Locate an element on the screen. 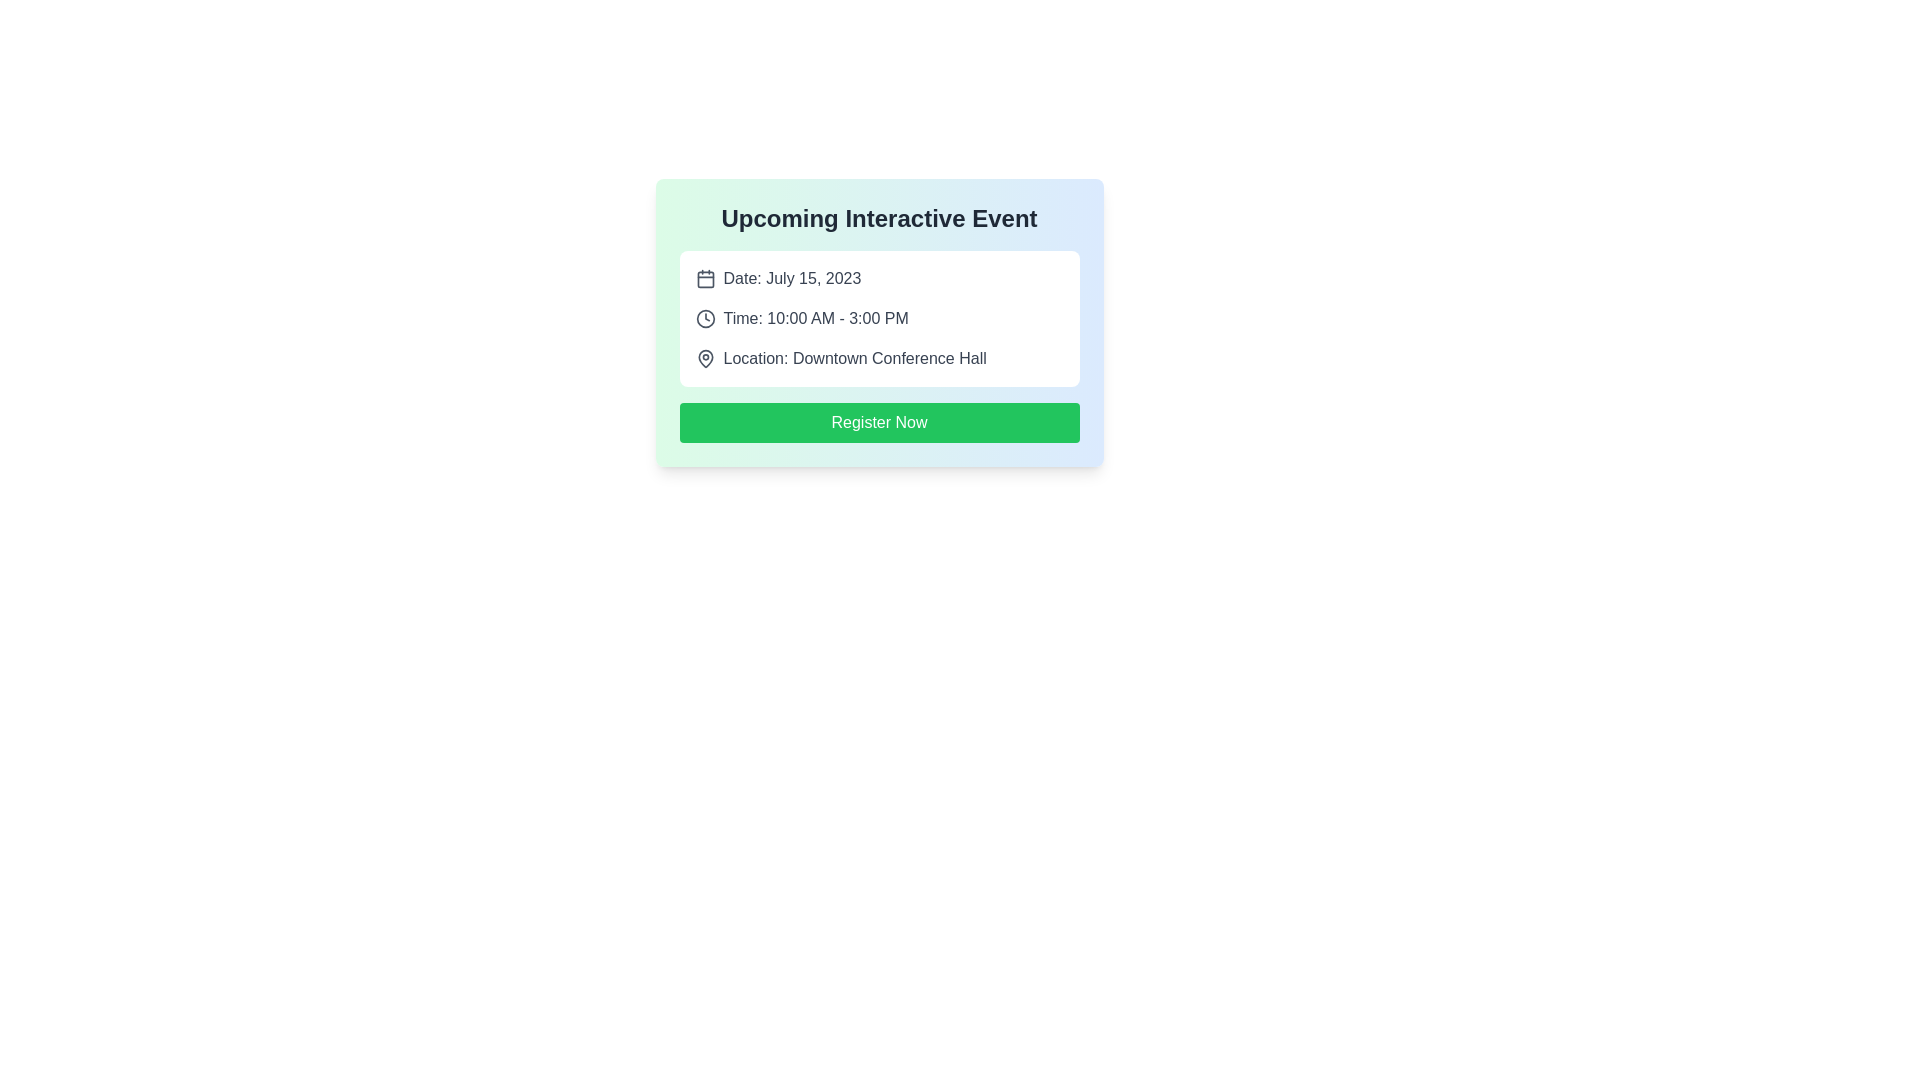 Image resolution: width=1920 pixels, height=1080 pixels. the static text label displaying 'Location: Downtown Conference Hall', which is styled in gray and located below the event time information is located at coordinates (855, 357).